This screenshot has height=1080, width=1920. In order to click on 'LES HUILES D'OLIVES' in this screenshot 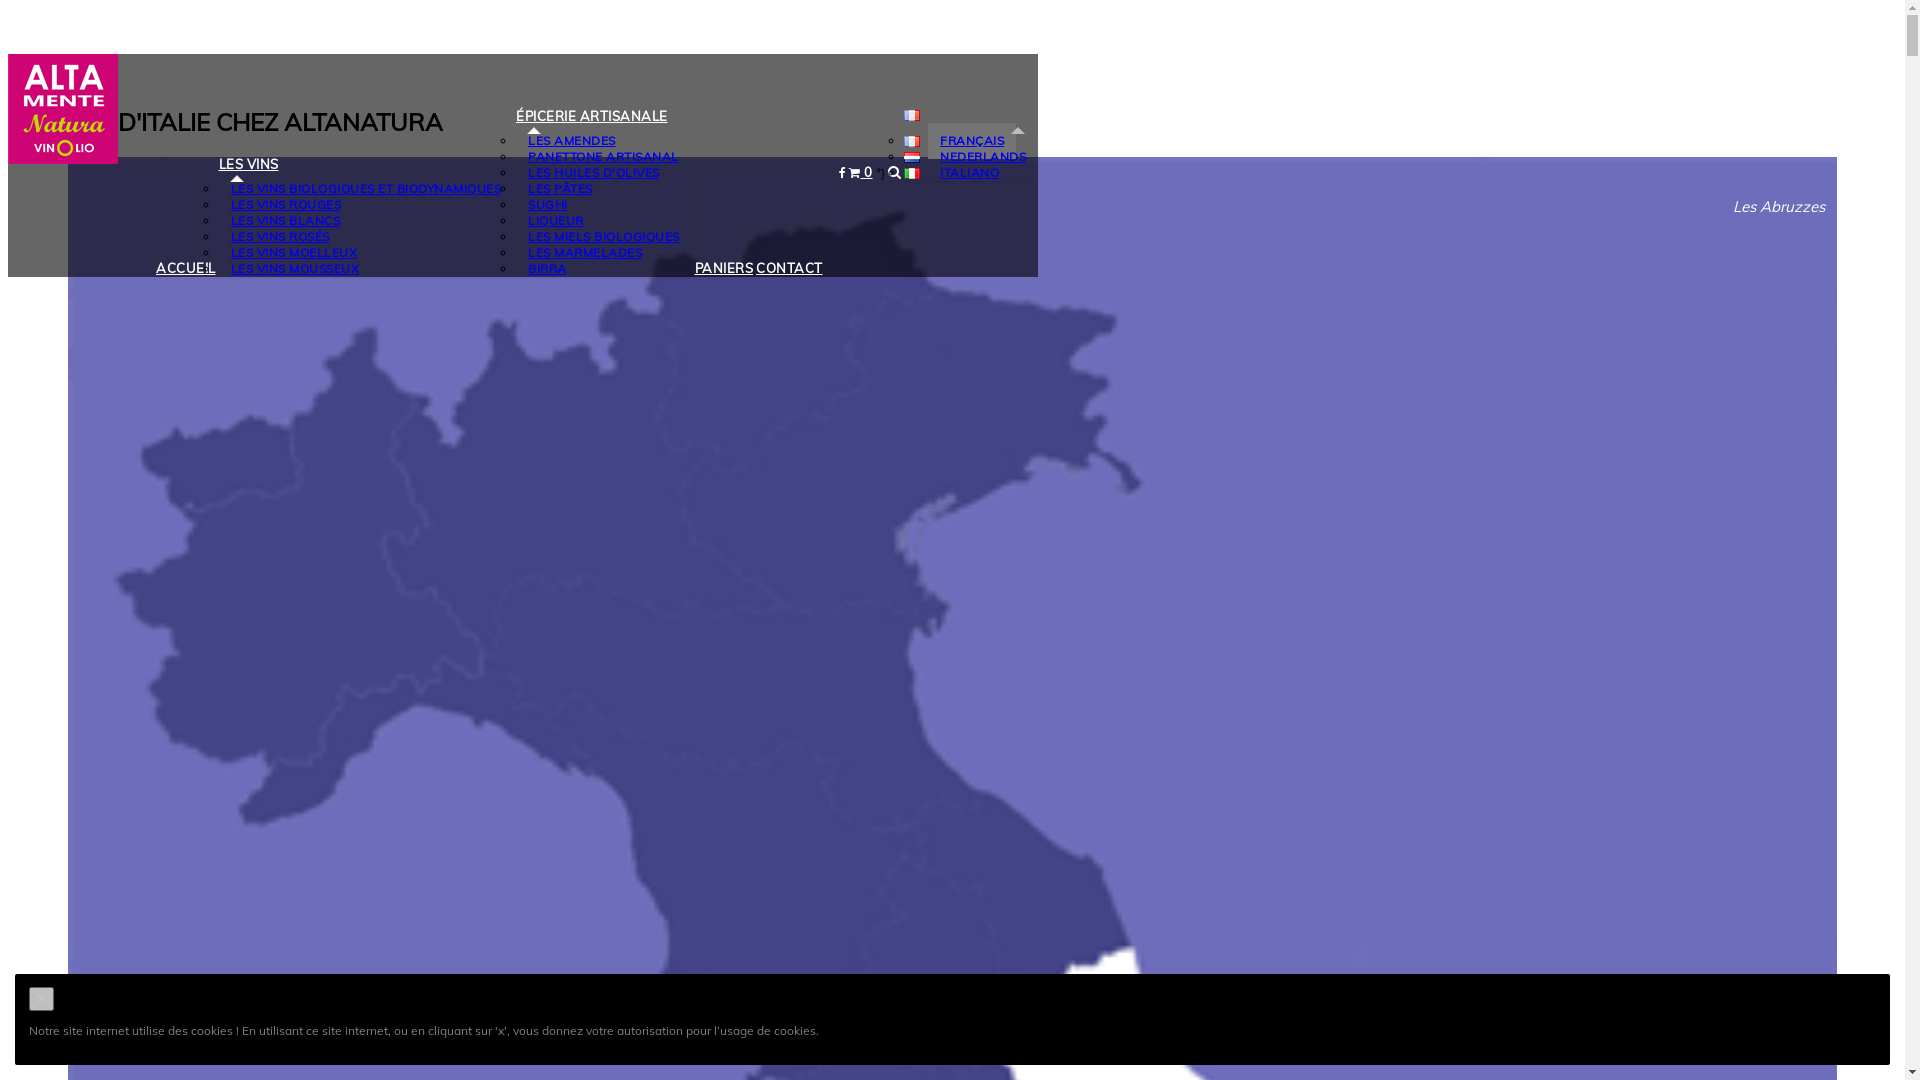, I will do `click(515, 172)`.